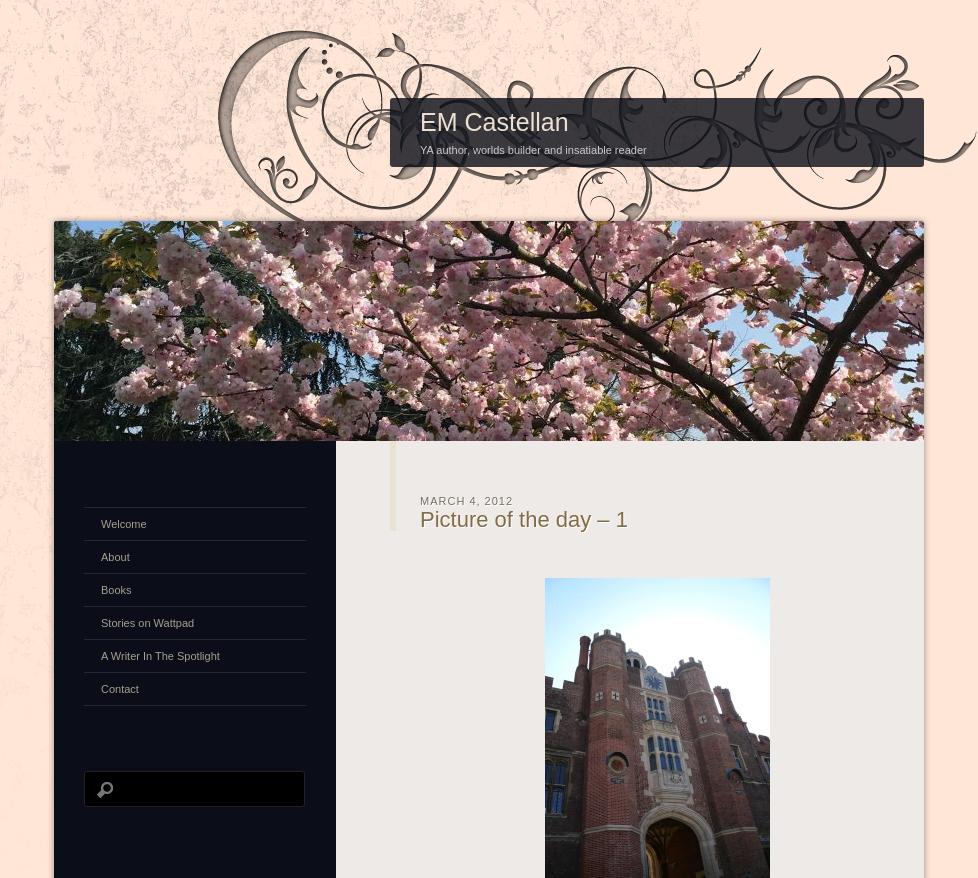 This screenshot has height=878, width=978. I want to click on 'Stories on Wattpad', so click(147, 620).